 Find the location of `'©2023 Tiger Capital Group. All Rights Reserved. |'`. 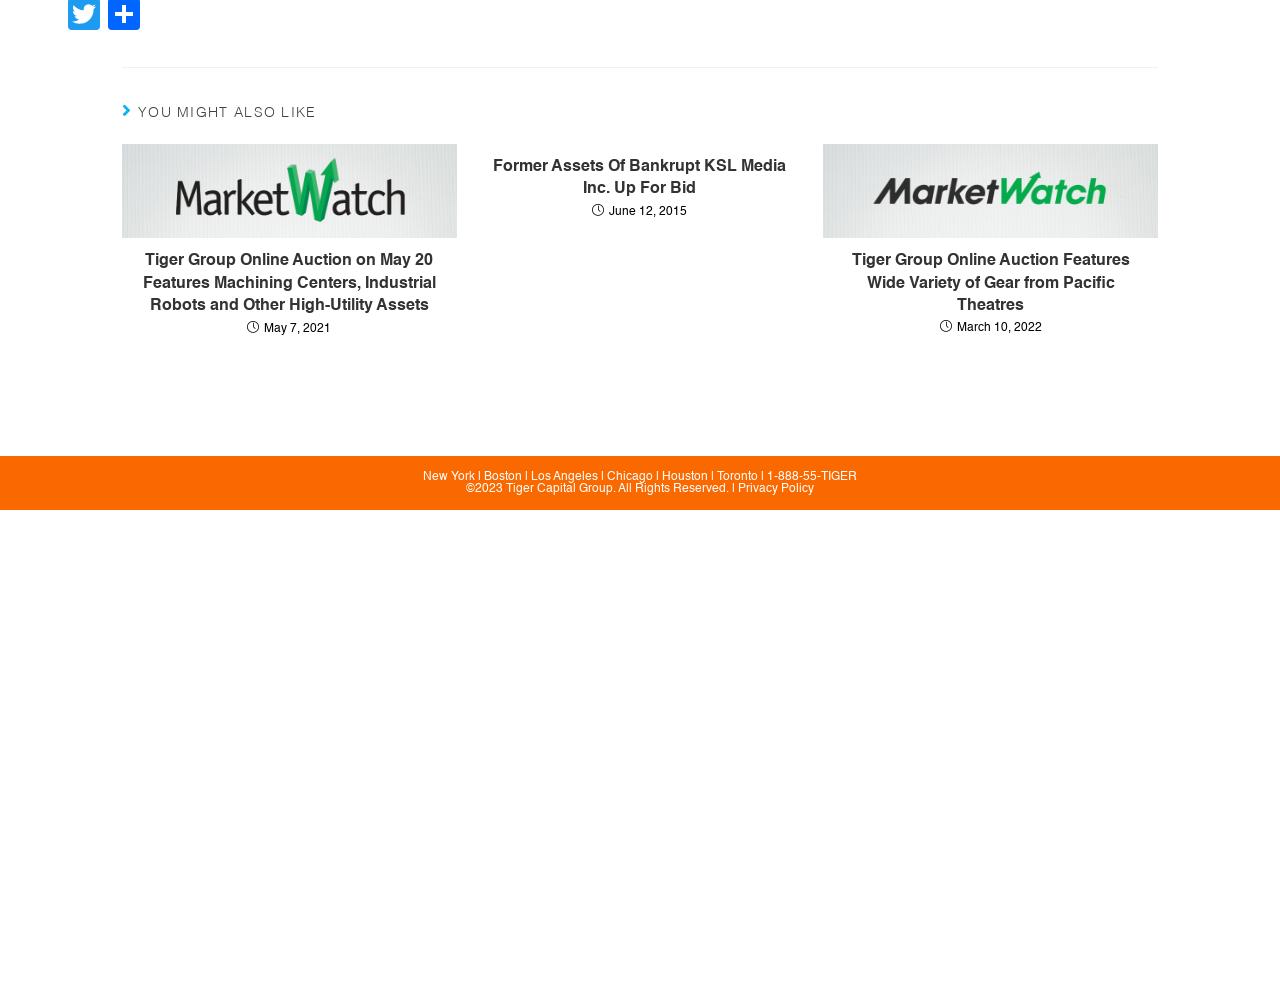

'©2023 Tiger Capital Group. All Rights Reserved. |' is located at coordinates (600, 488).